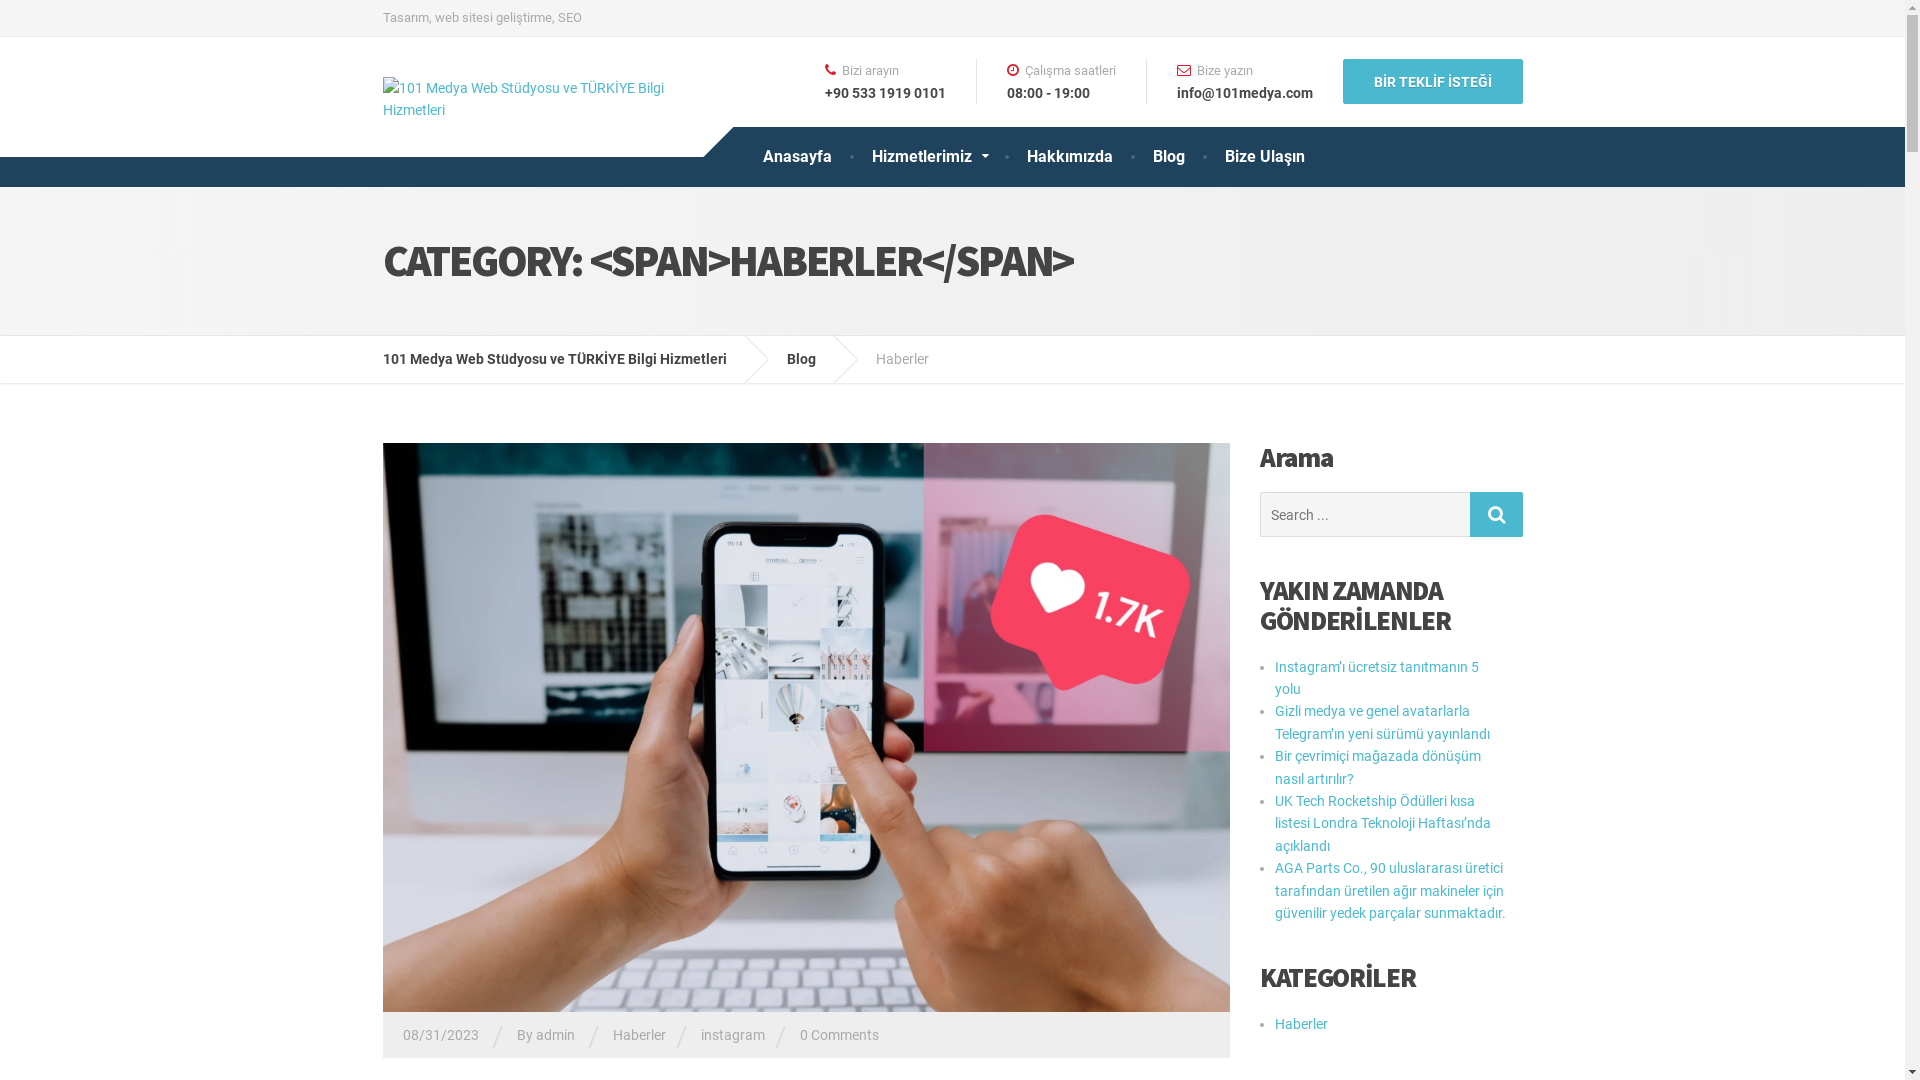 This screenshot has height=1080, width=1920. I want to click on 'instagram', so click(730, 1034).